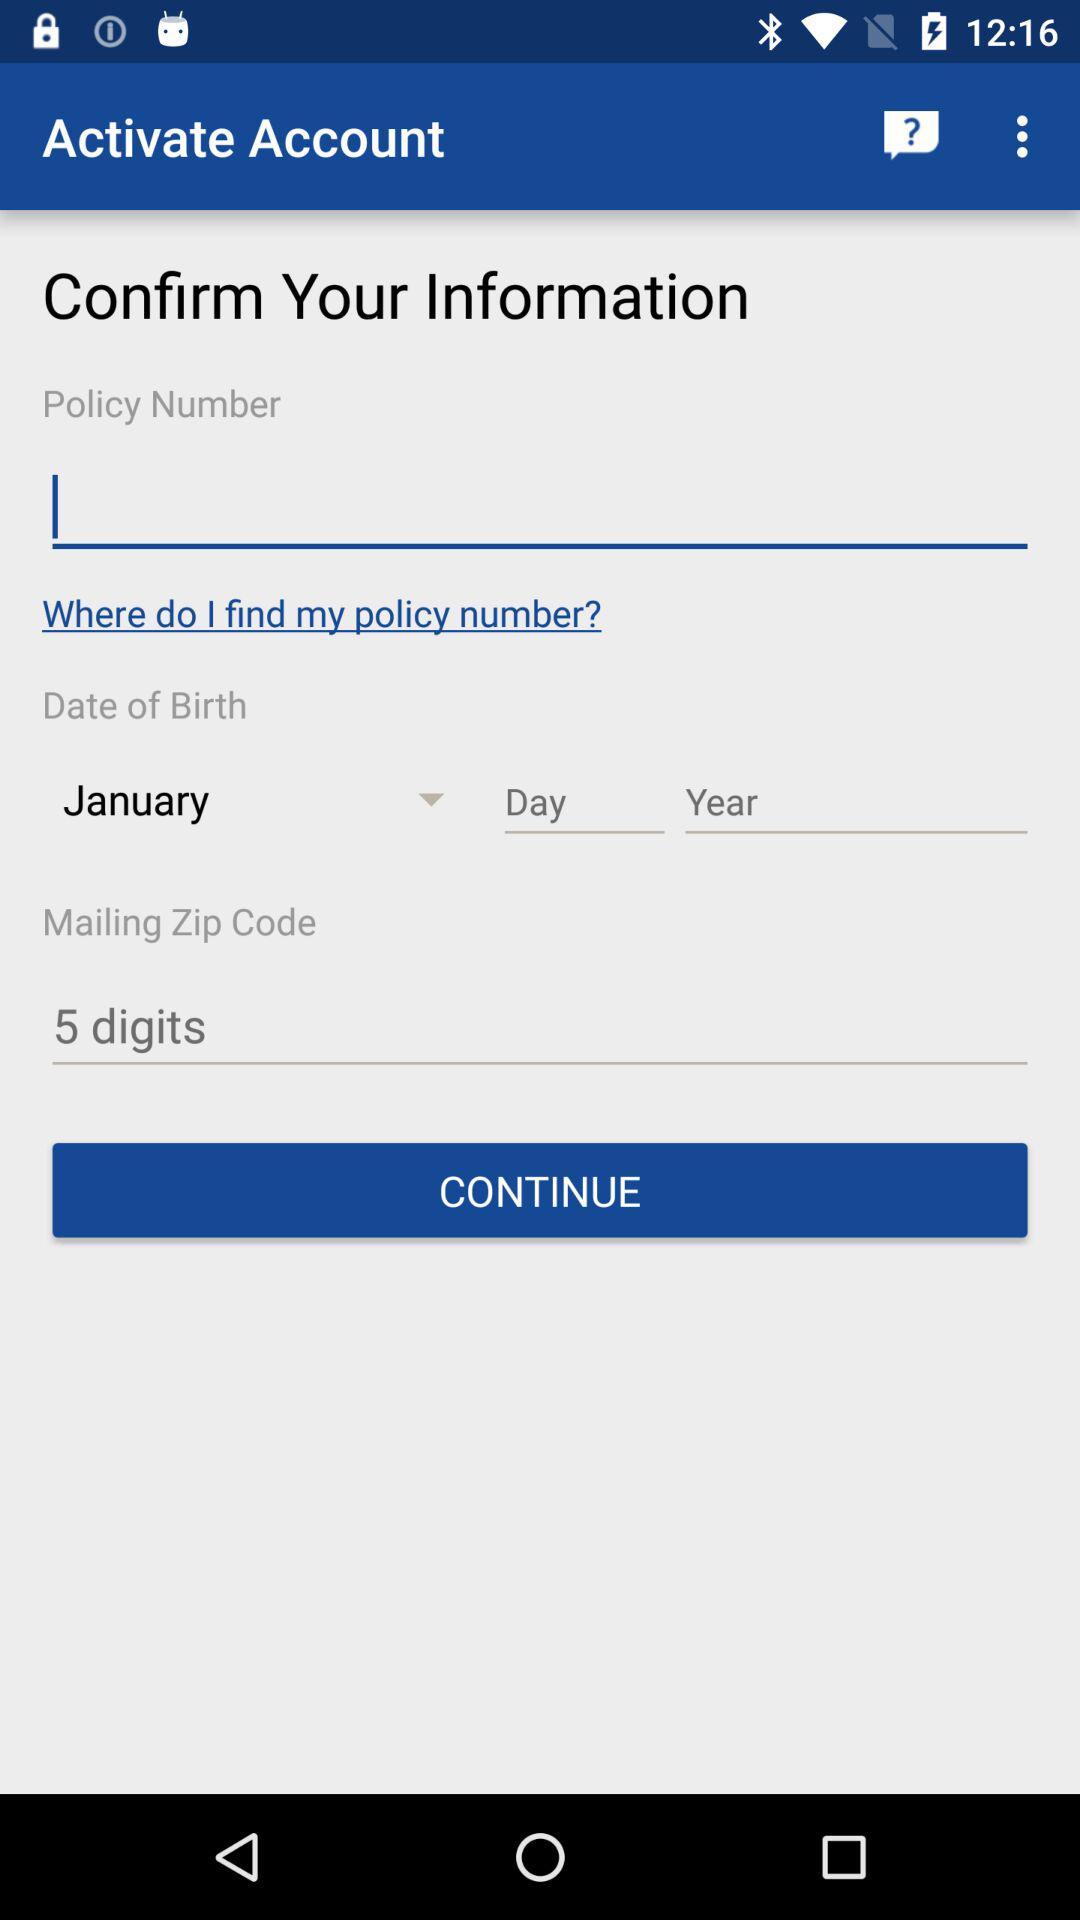 This screenshot has width=1080, height=1920. I want to click on the continue, so click(540, 1190).